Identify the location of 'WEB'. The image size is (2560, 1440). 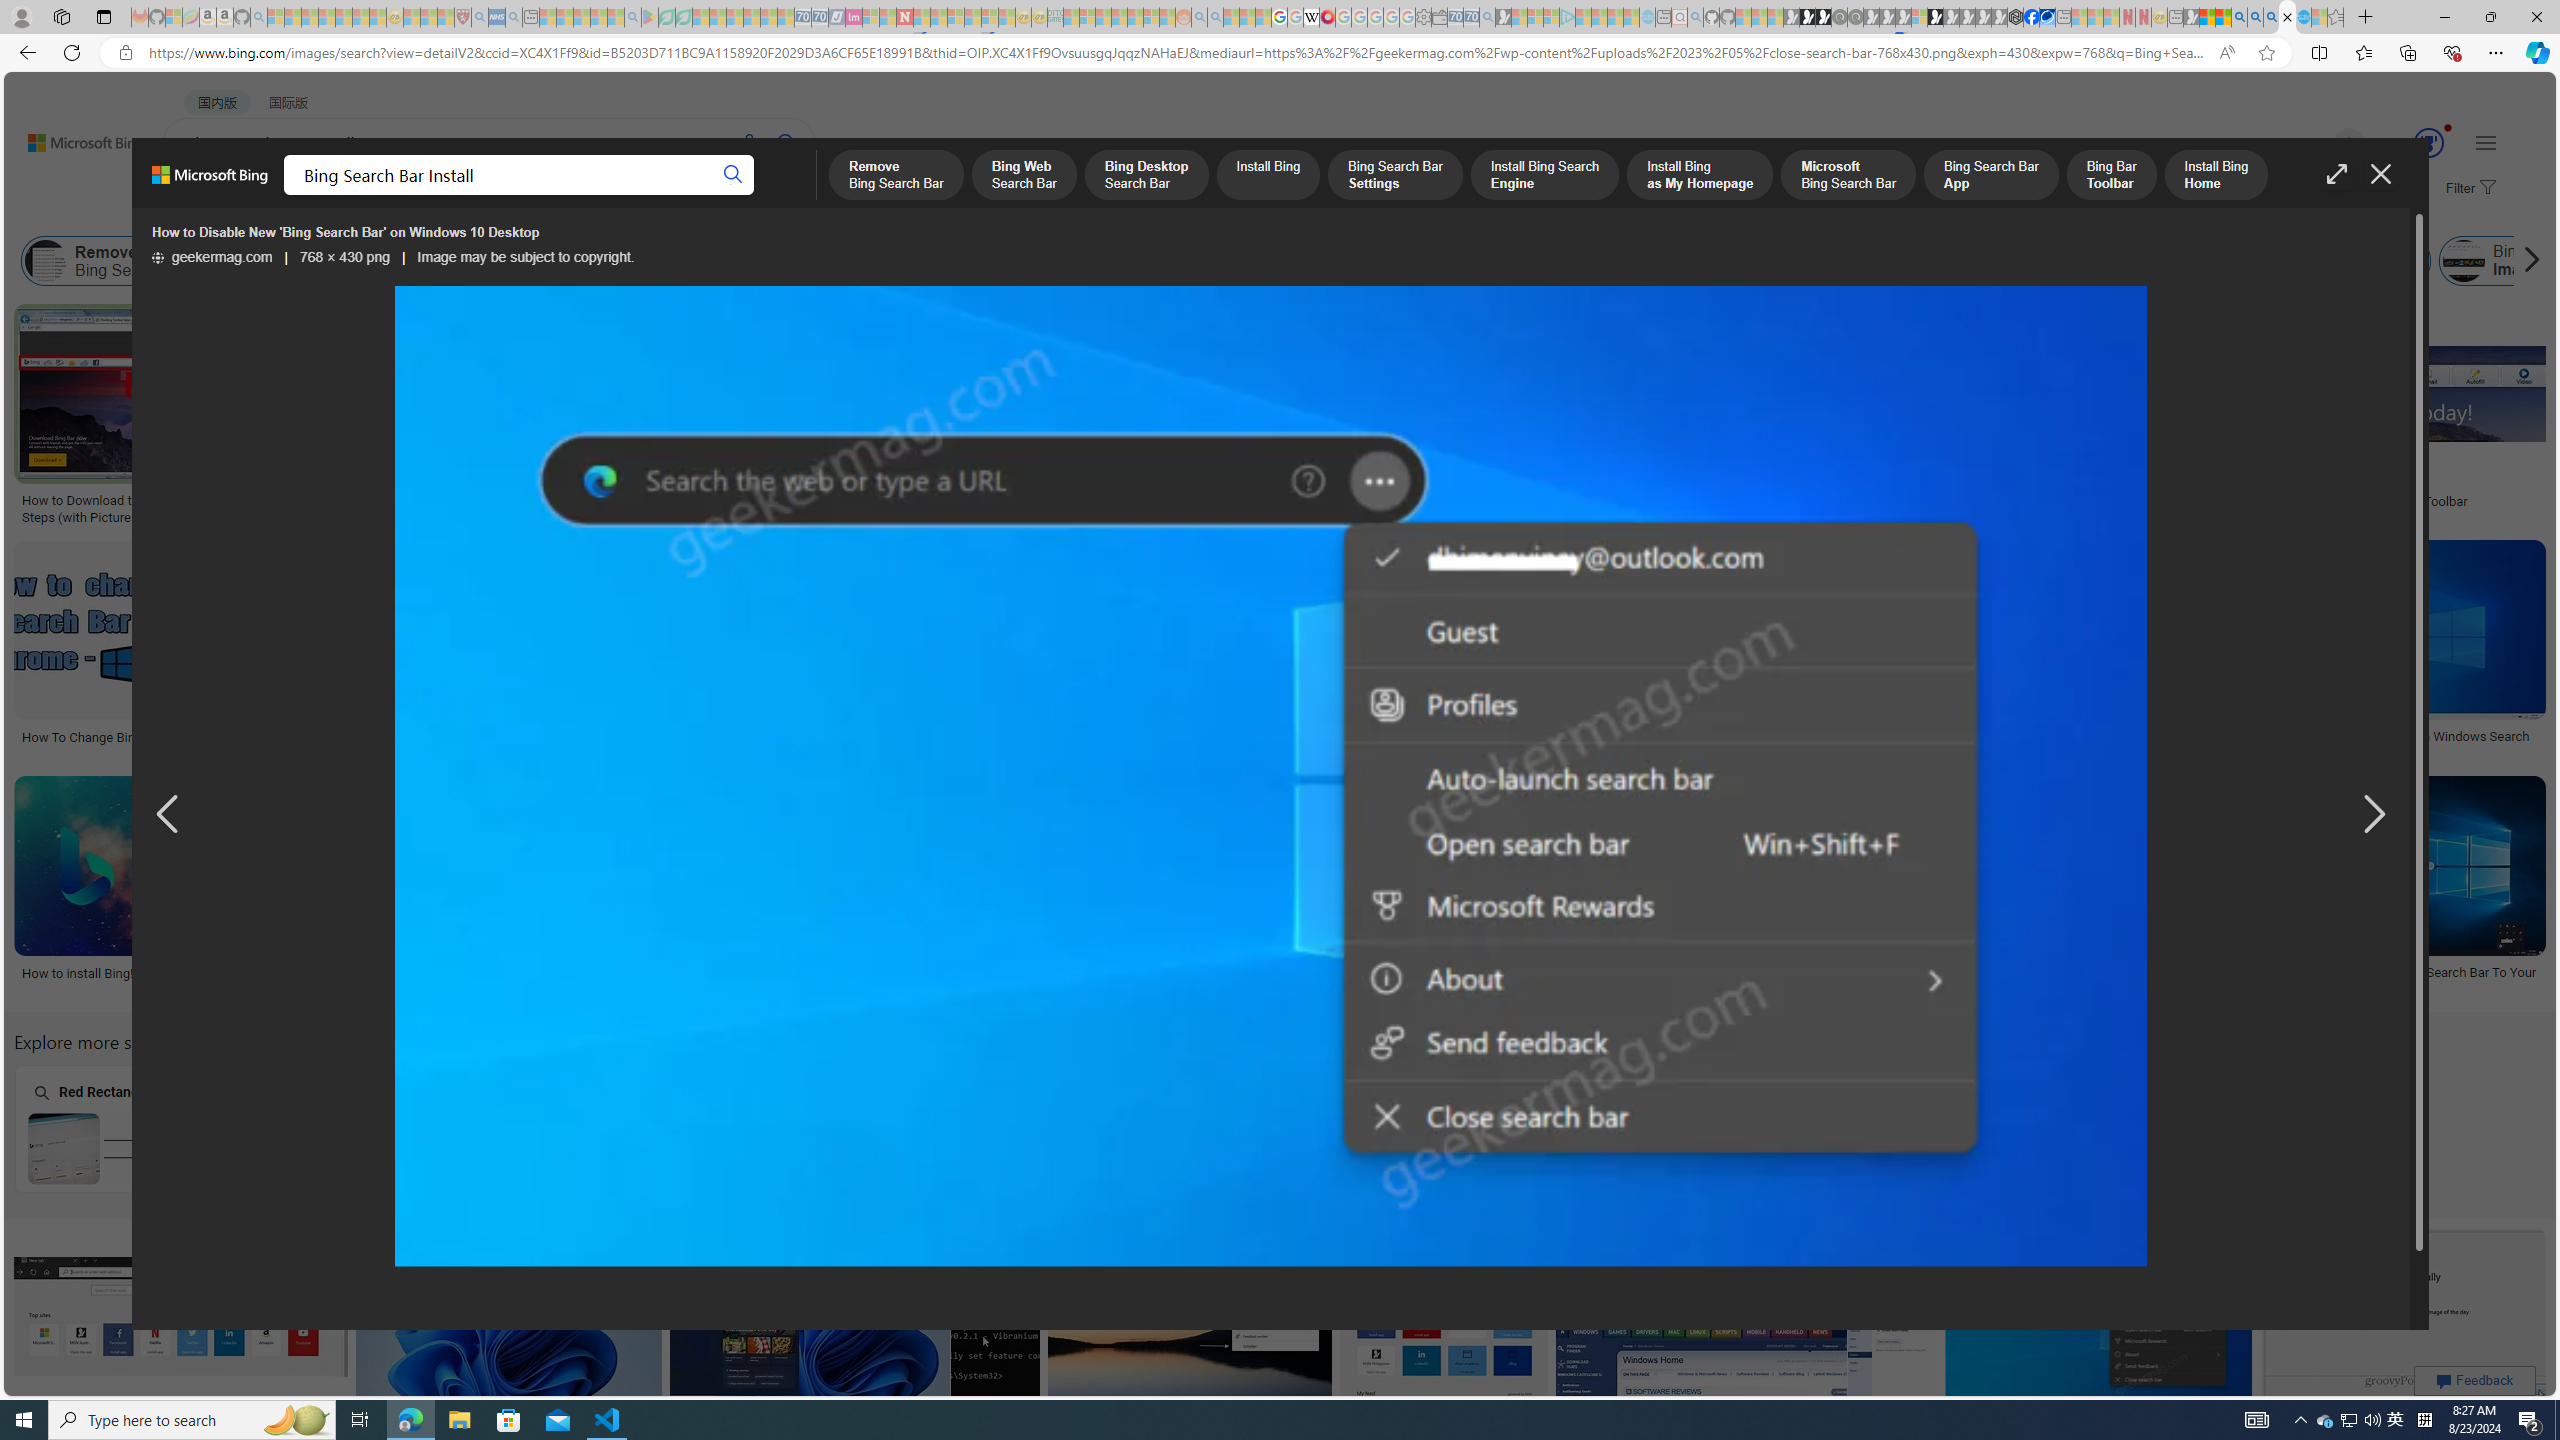
(199, 195).